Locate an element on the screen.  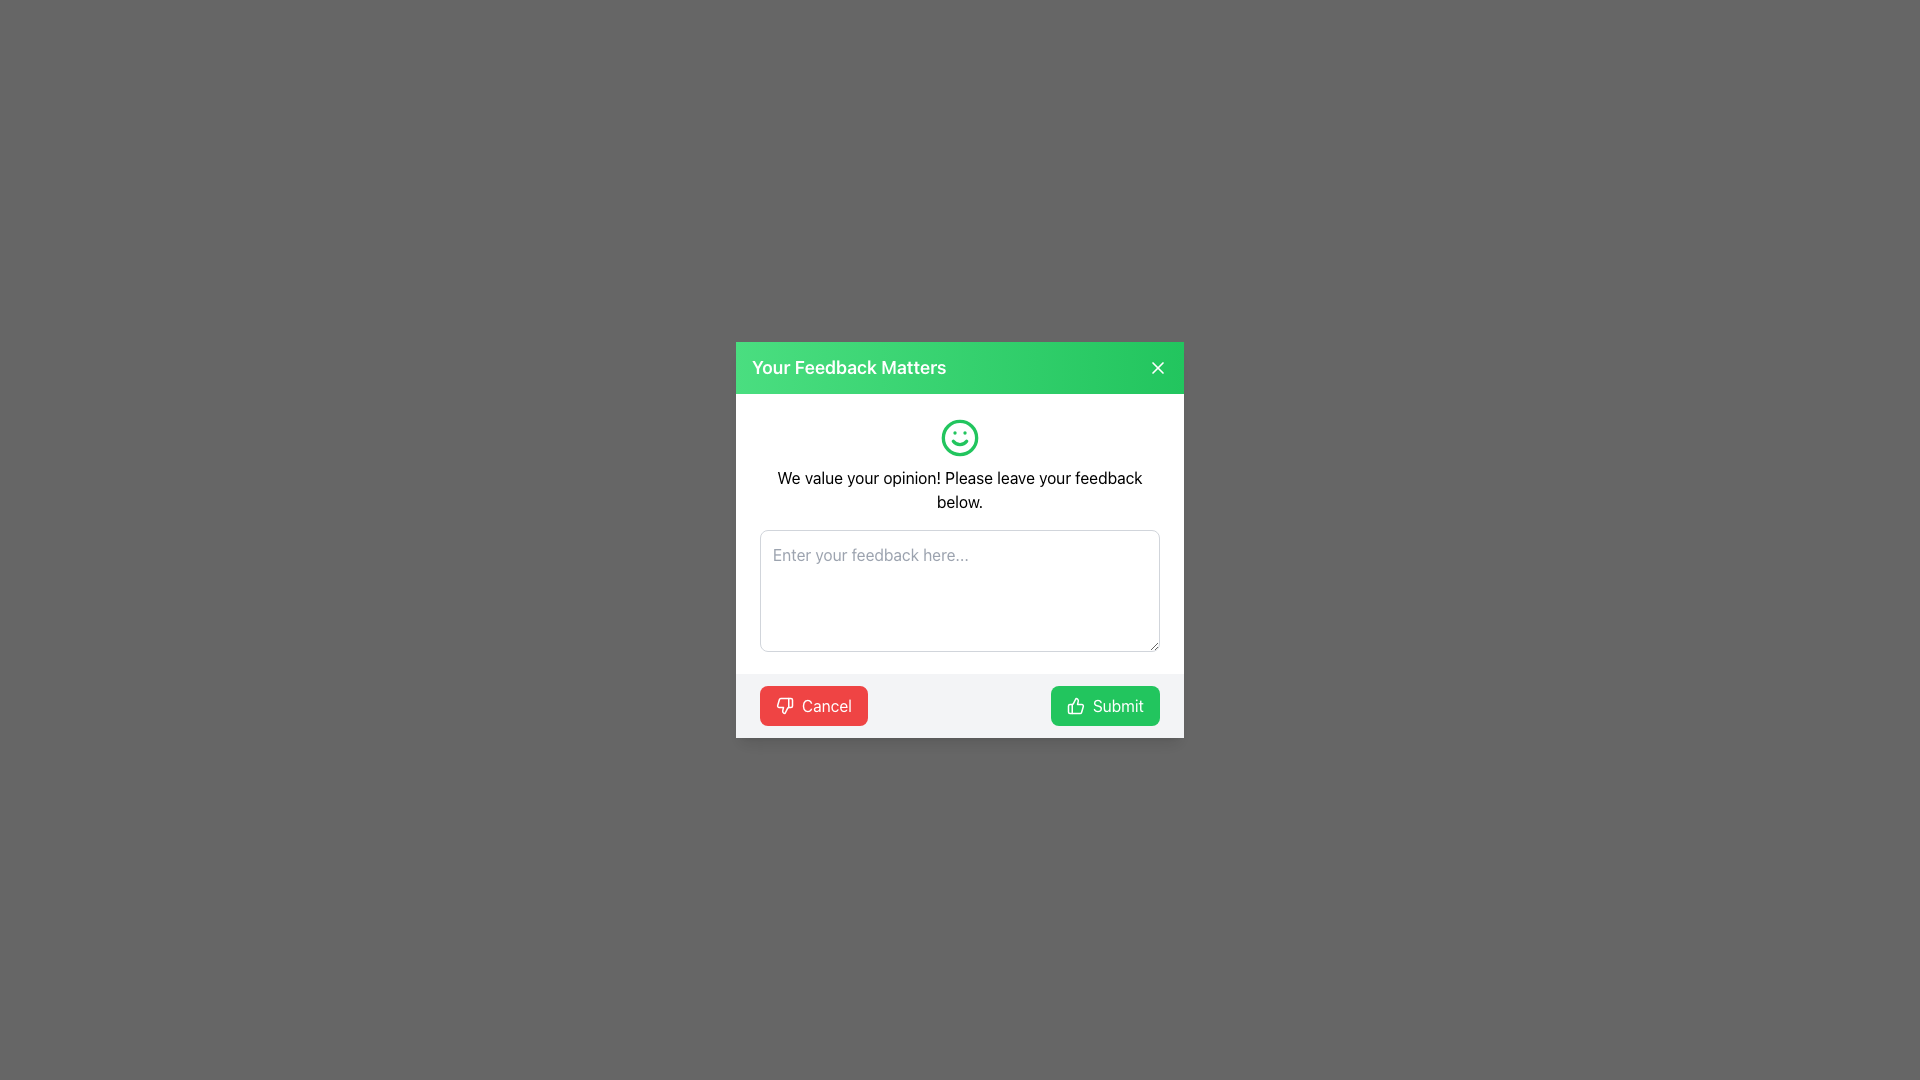
the negative feedback icon located in the bottom-left area of the modal box, to the left of the 'Cancel' button is located at coordinates (784, 704).